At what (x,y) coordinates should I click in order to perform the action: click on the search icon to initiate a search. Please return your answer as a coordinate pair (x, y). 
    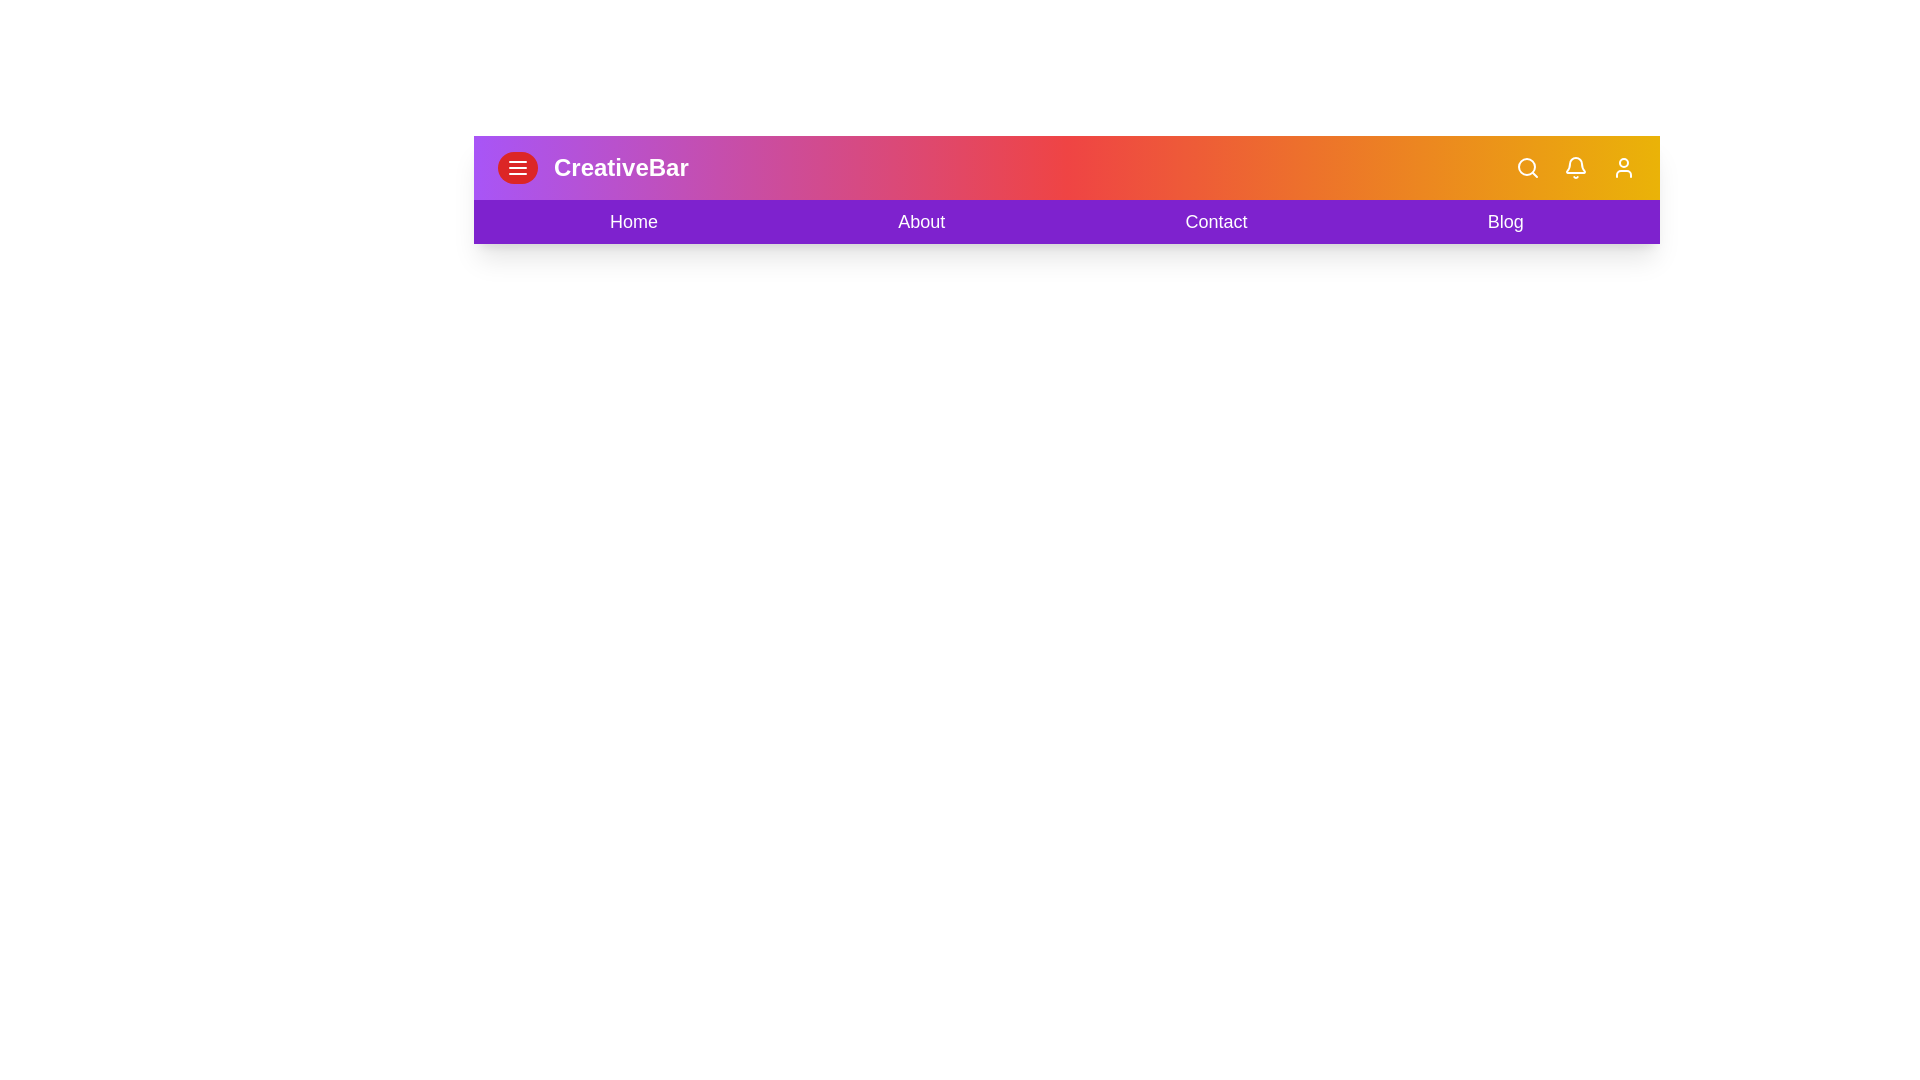
    Looking at the image, I should click on (1526, 167).